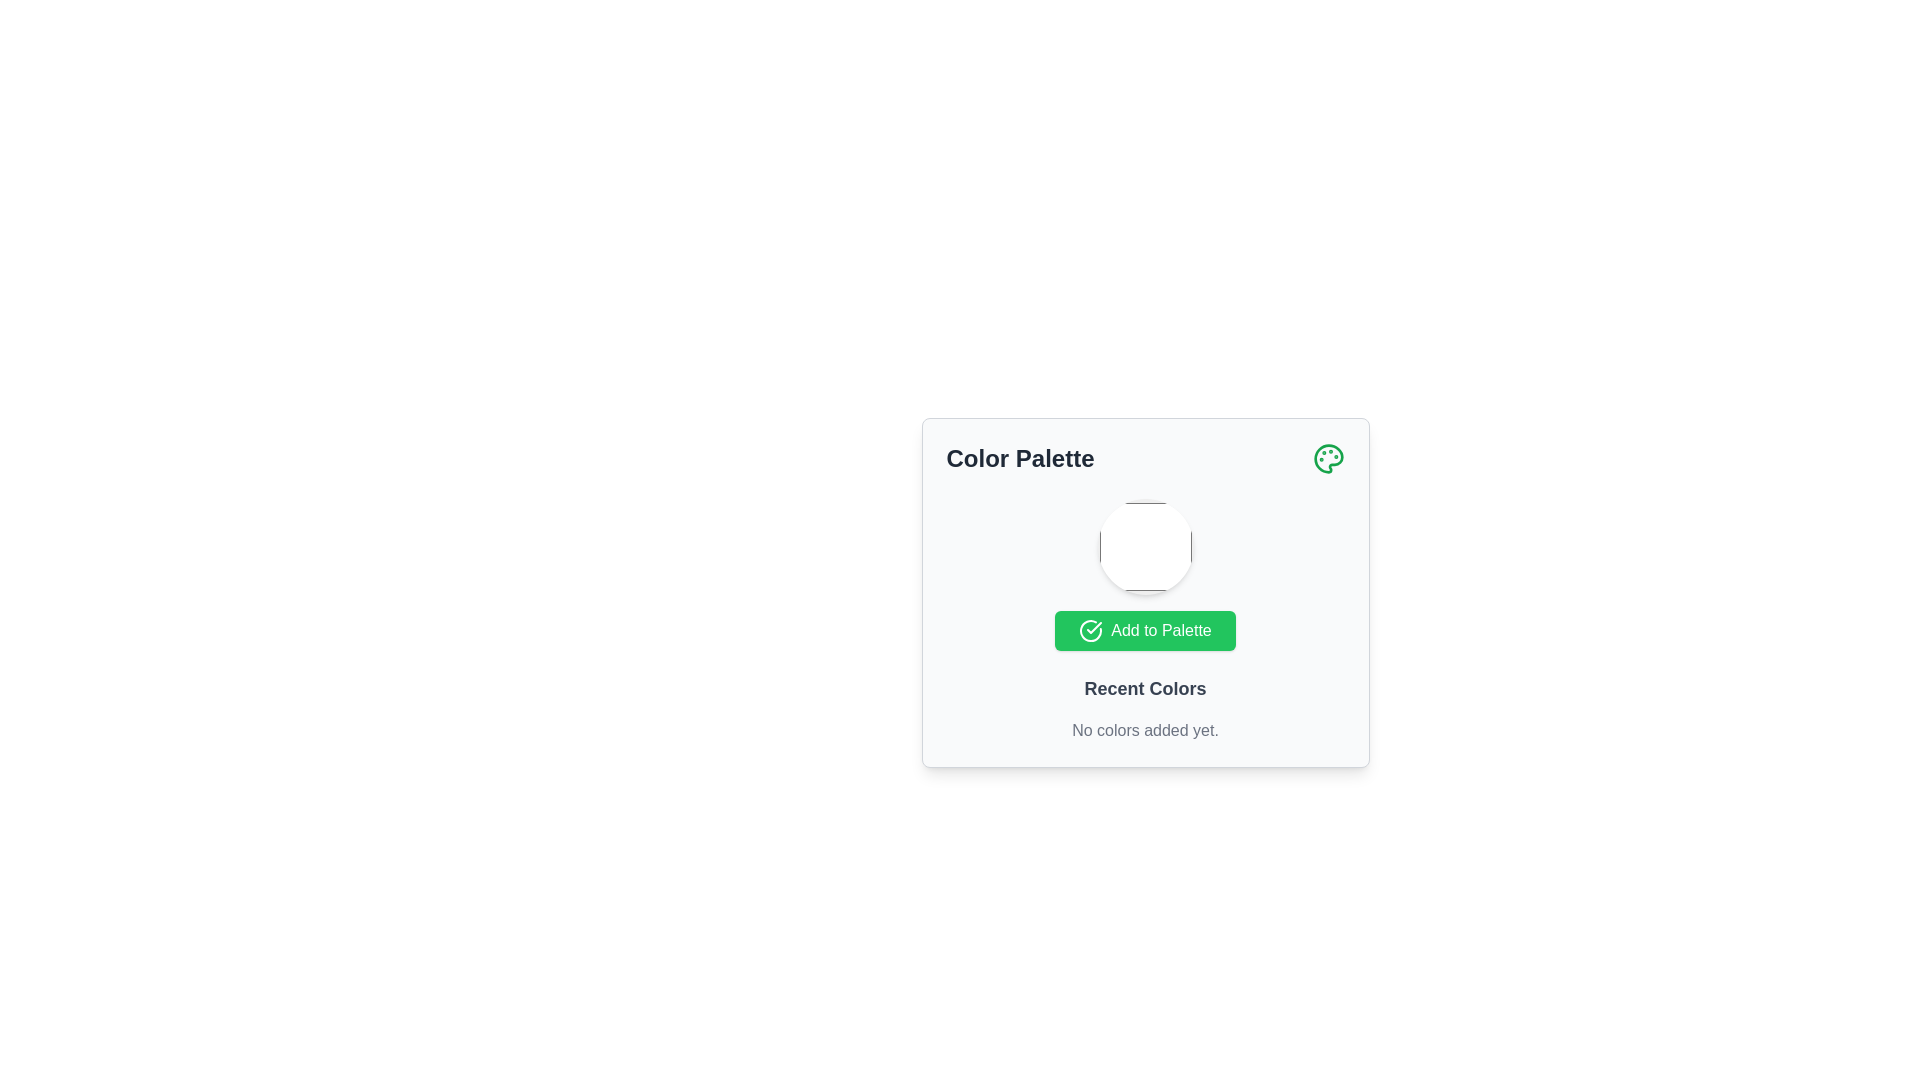 The image size is (1920, 1080). I want to click on the color palette icon located in the top-right corner of the 'Color Palette' section, positioned to the right of the 'Color Palette' text, so click(1328, 459).